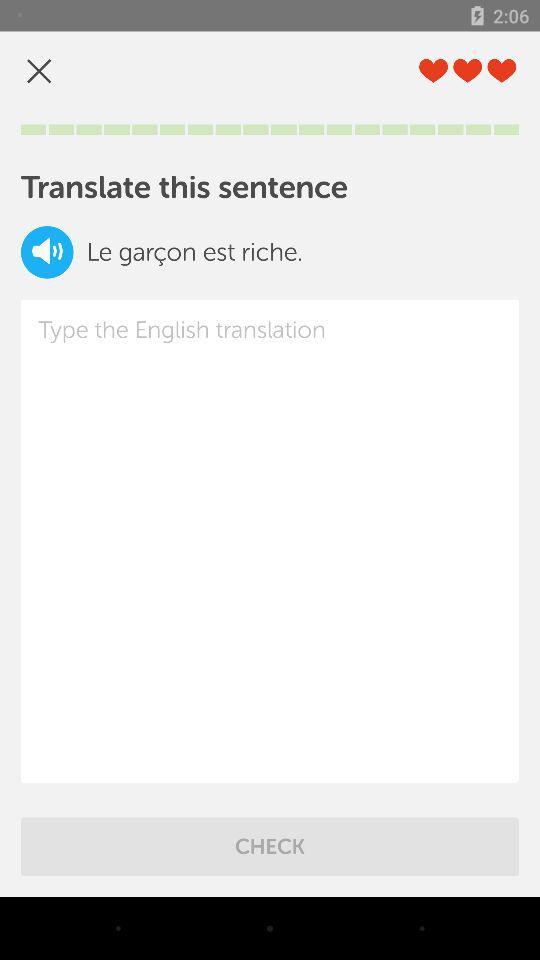 The image size is (540, 960). What do you see at coordinates (270, 845) in the screenshot?
I see `check item` at bounding box center [270, 845].